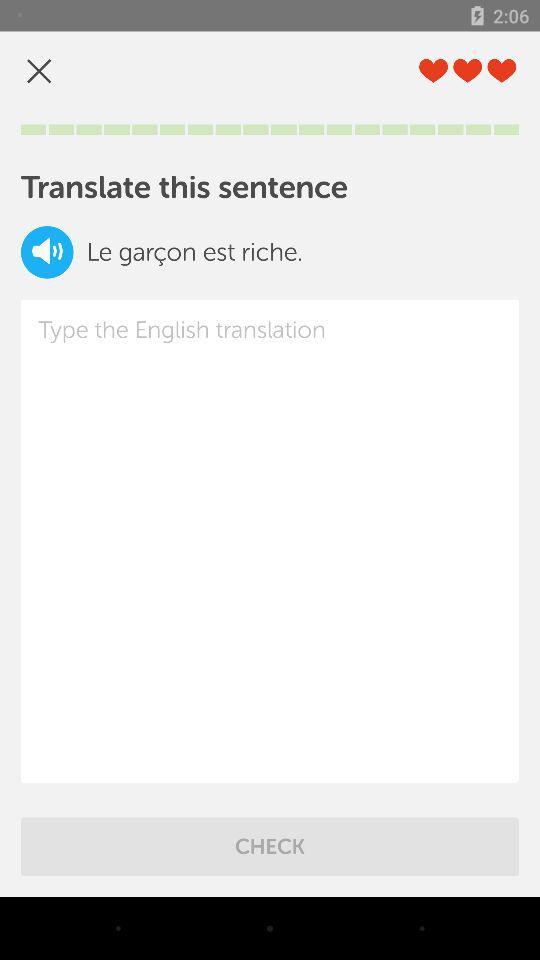 The image size is (540, 960). What do you see at coordinates (270, 845) in the screenshot?
I see `check item` at bounding box center [270, 845].